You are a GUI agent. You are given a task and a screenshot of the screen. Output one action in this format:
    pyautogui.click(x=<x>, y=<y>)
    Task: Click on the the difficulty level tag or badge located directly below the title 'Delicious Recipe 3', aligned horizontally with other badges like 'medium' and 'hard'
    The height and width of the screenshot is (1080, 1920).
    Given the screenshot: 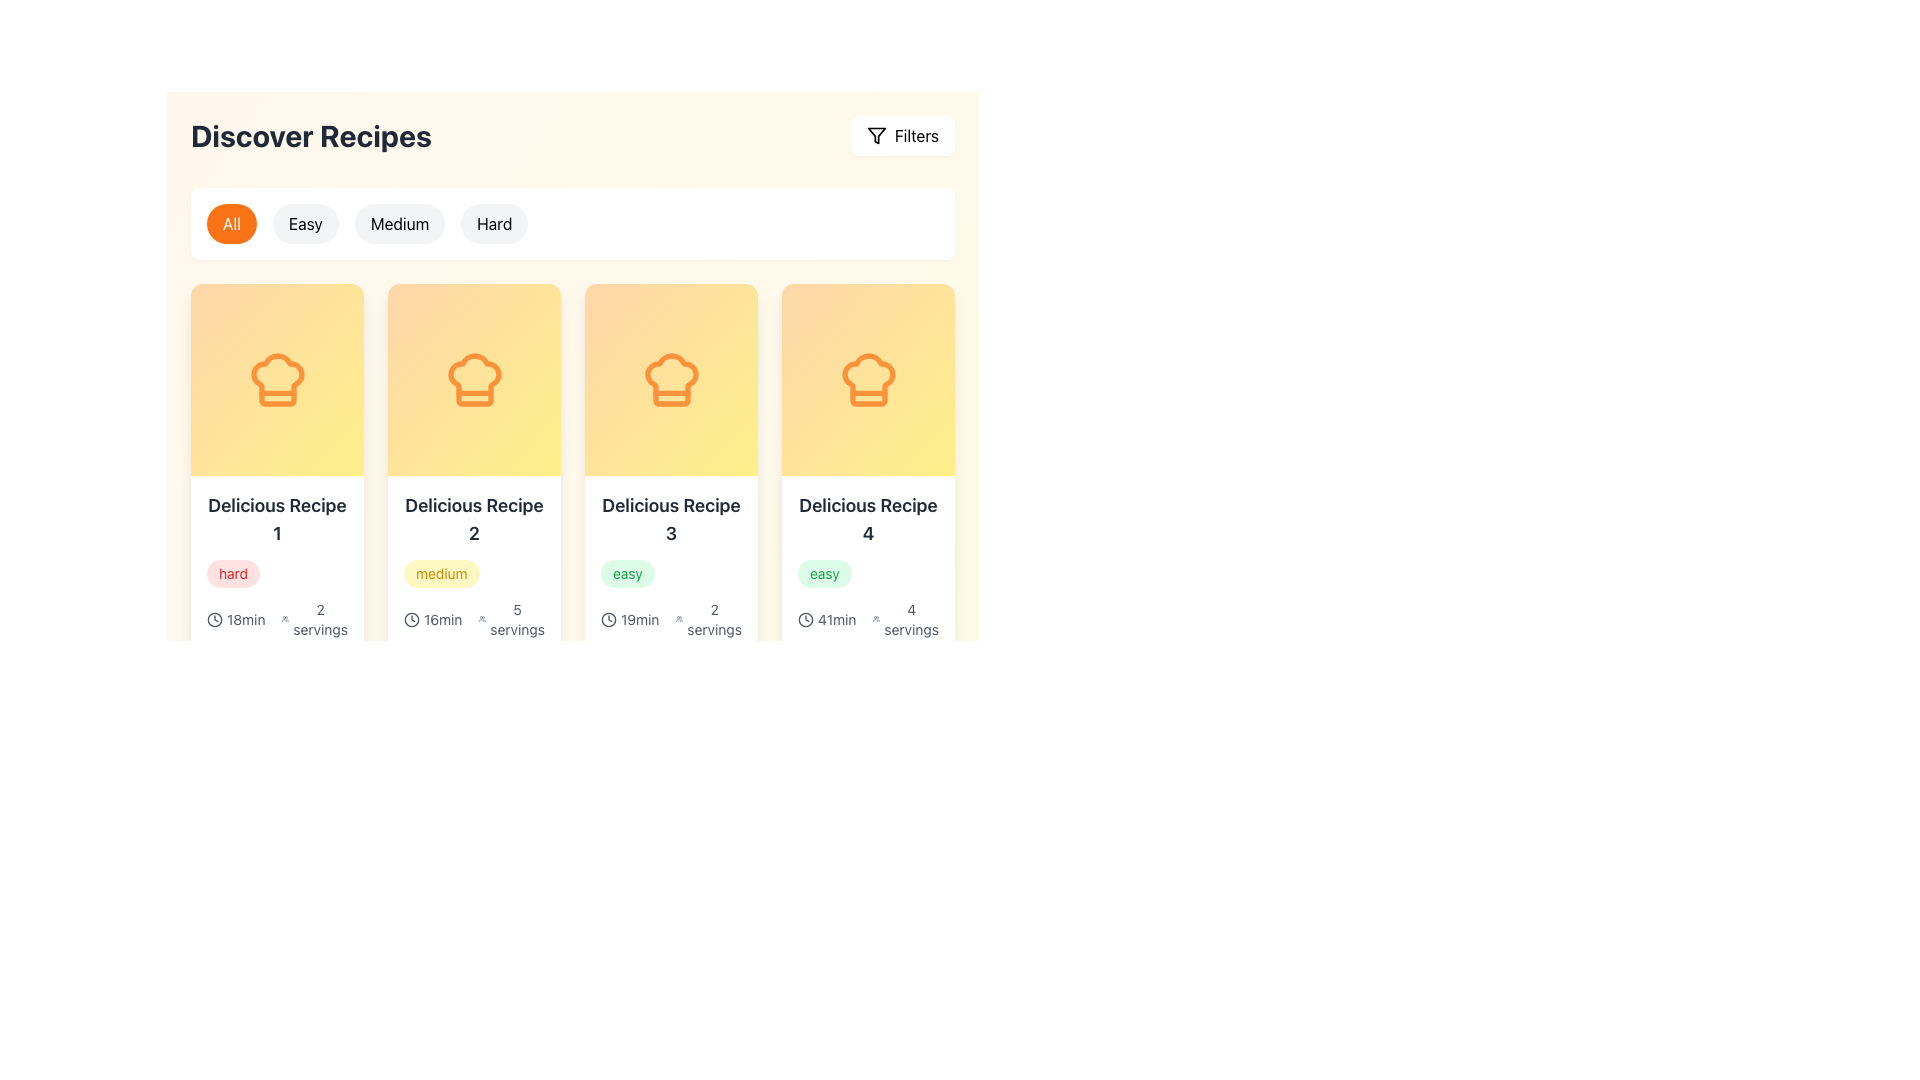 What is the action you would take?
    pyautogui.click(x=671, y=574)
    